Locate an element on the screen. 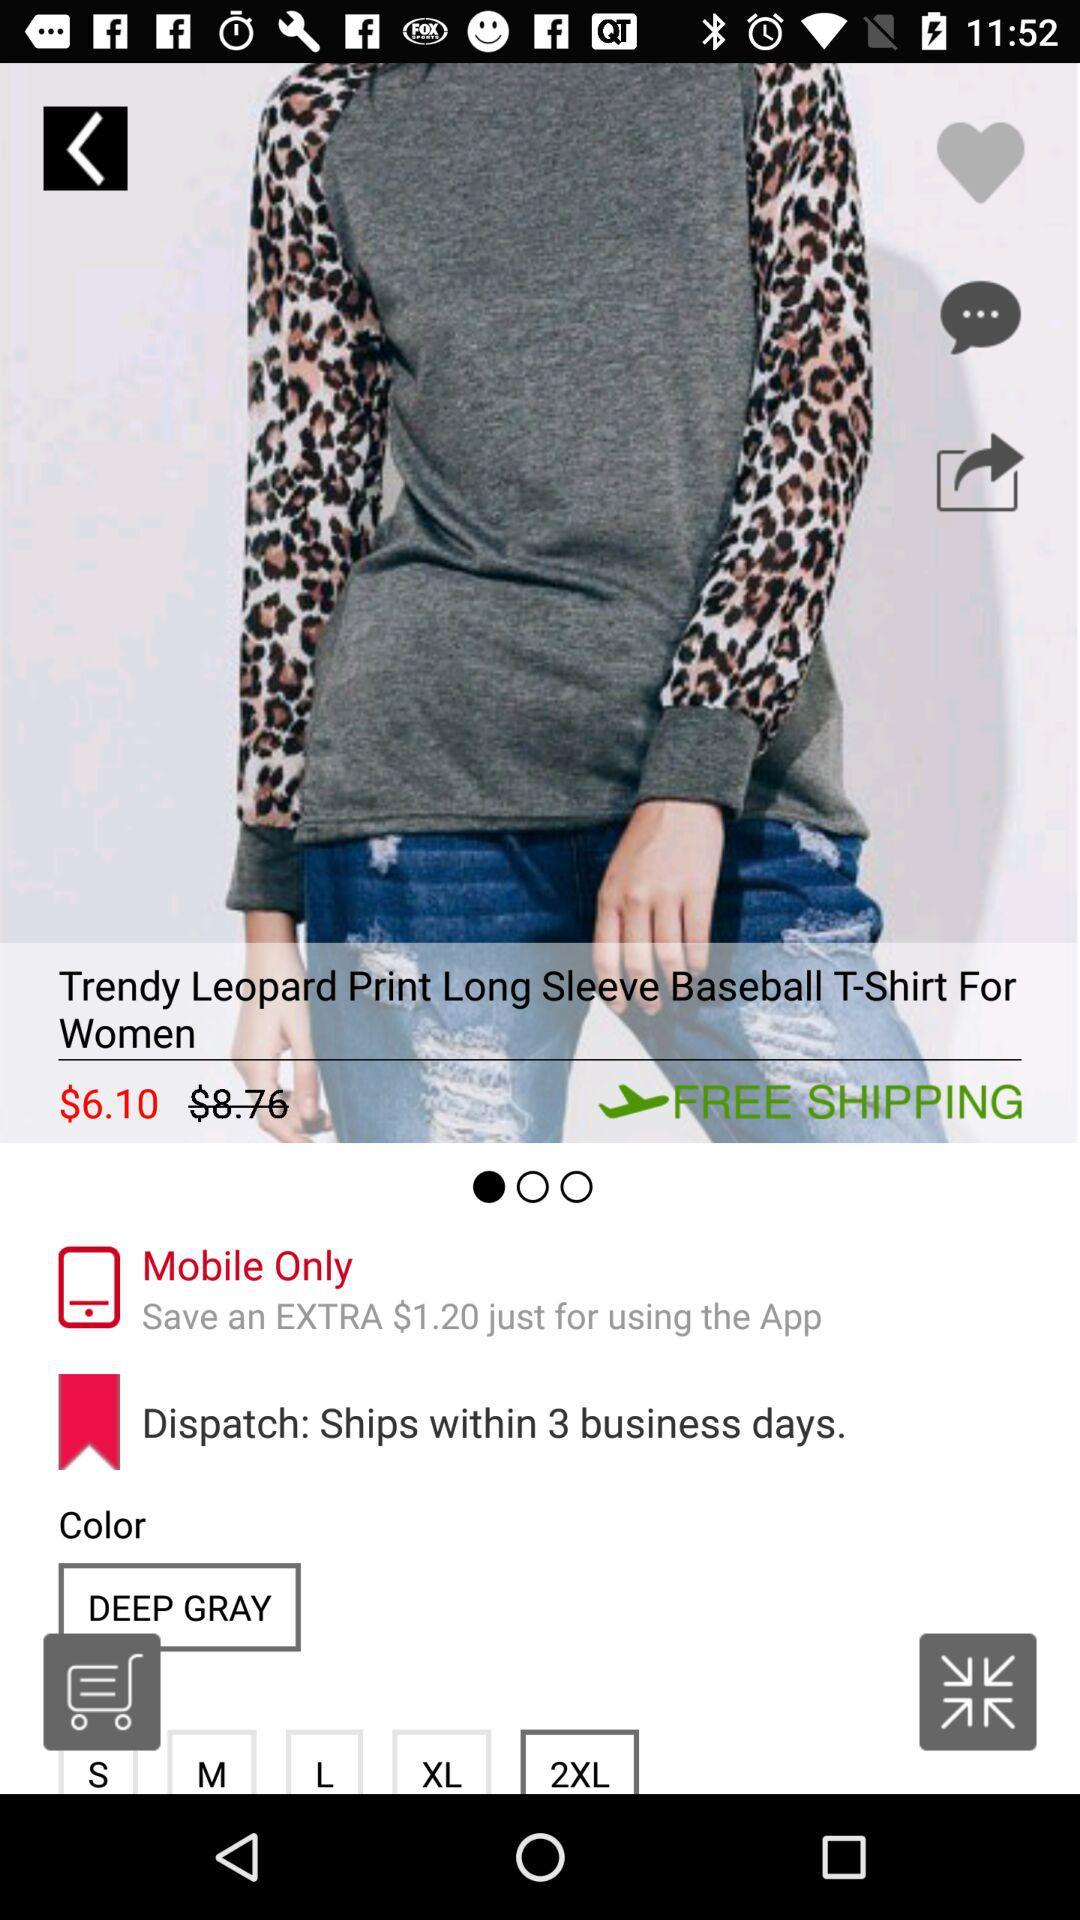  checkout is located at coordinates (101, 1691).